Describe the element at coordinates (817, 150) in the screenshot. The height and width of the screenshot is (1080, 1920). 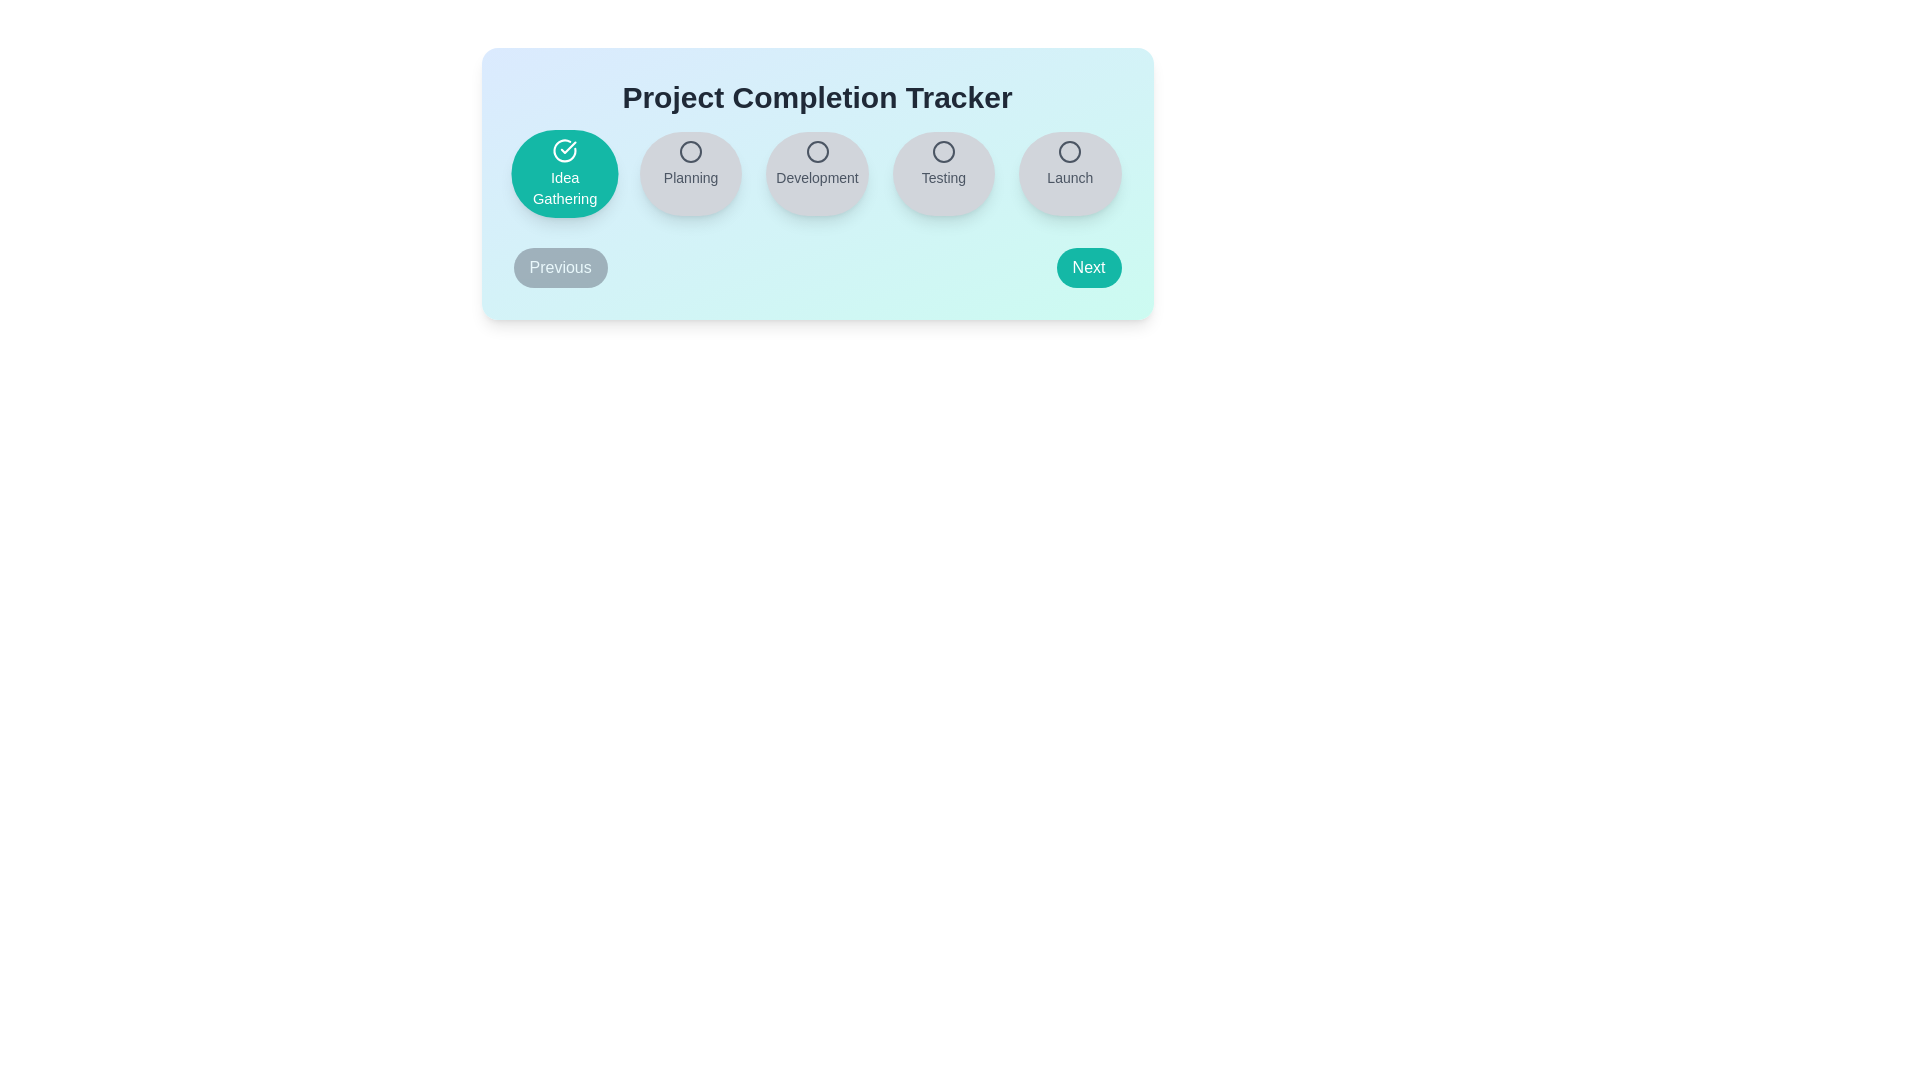
I see `the third circular project stage indicator labeled 'Development', which is styled with a stroke and has a hollow center` at that location.